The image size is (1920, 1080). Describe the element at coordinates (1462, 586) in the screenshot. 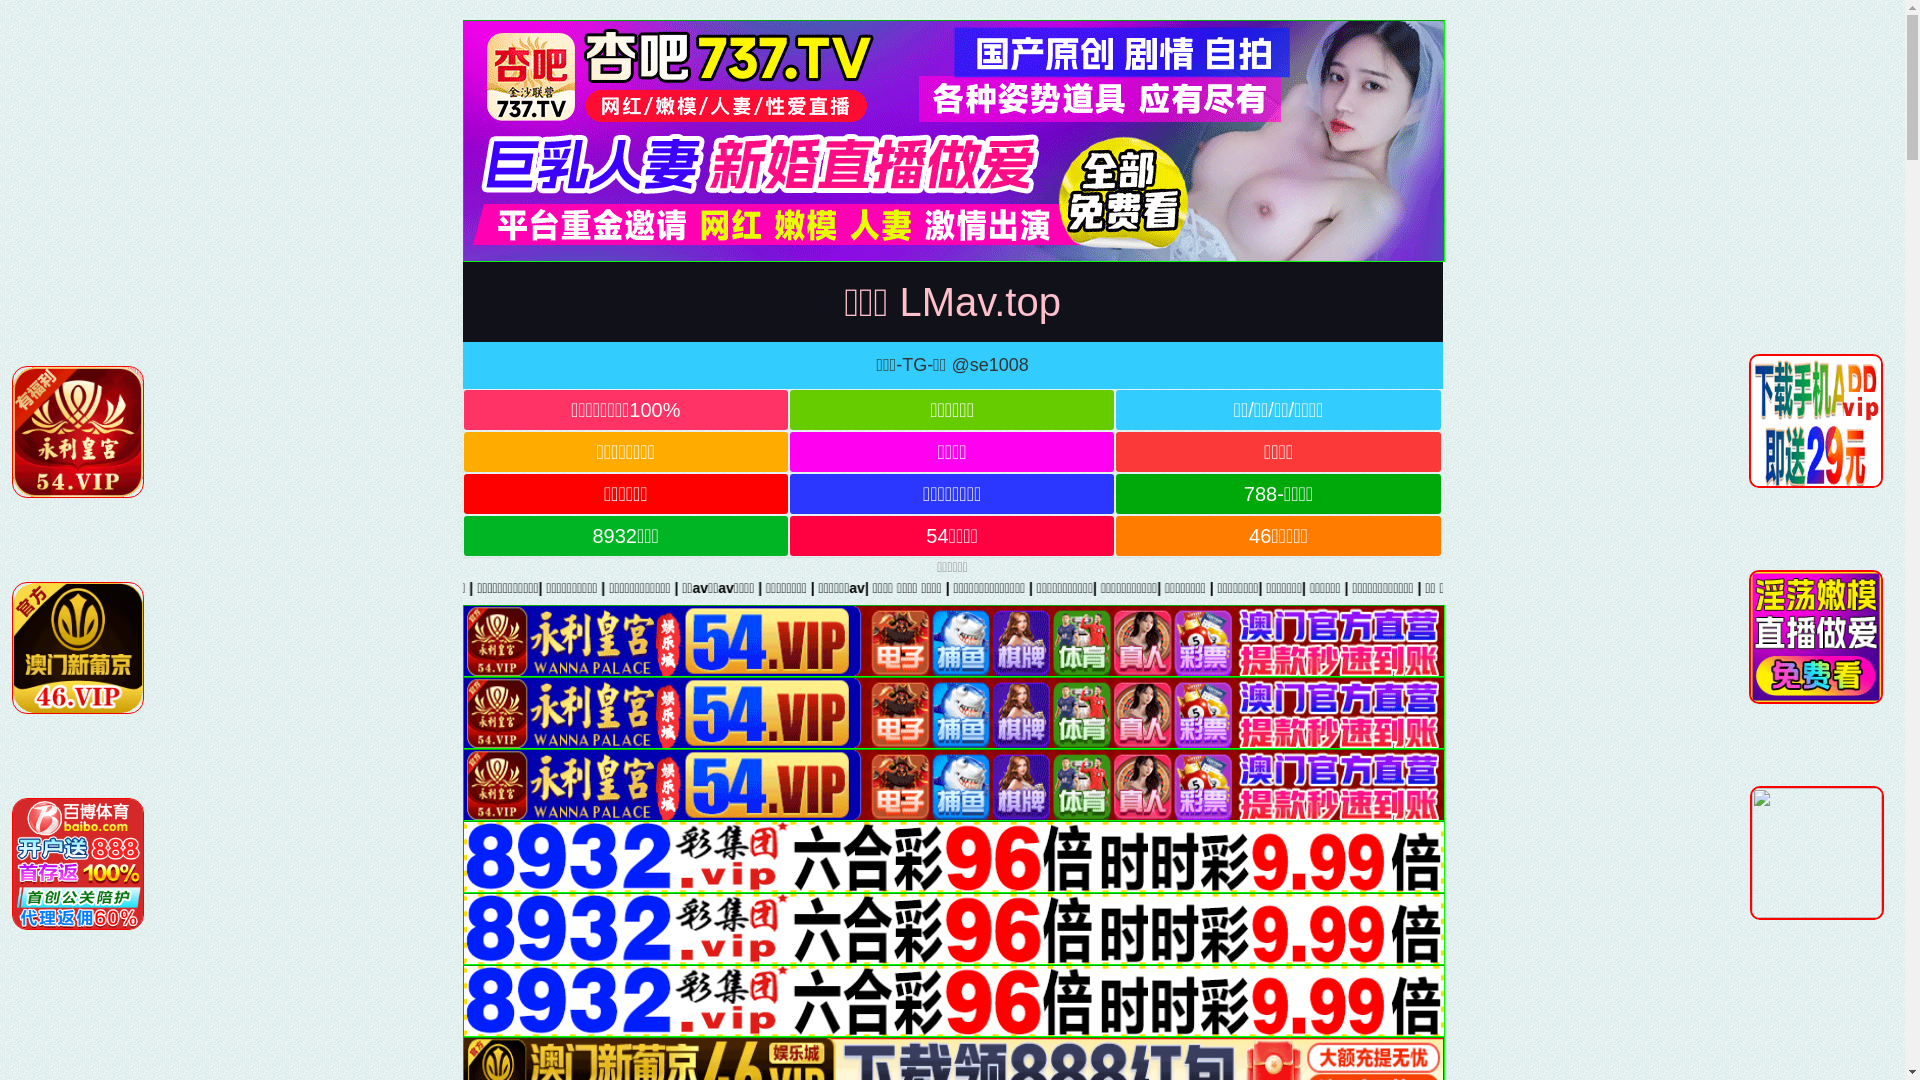

I see `'|'` at that location.